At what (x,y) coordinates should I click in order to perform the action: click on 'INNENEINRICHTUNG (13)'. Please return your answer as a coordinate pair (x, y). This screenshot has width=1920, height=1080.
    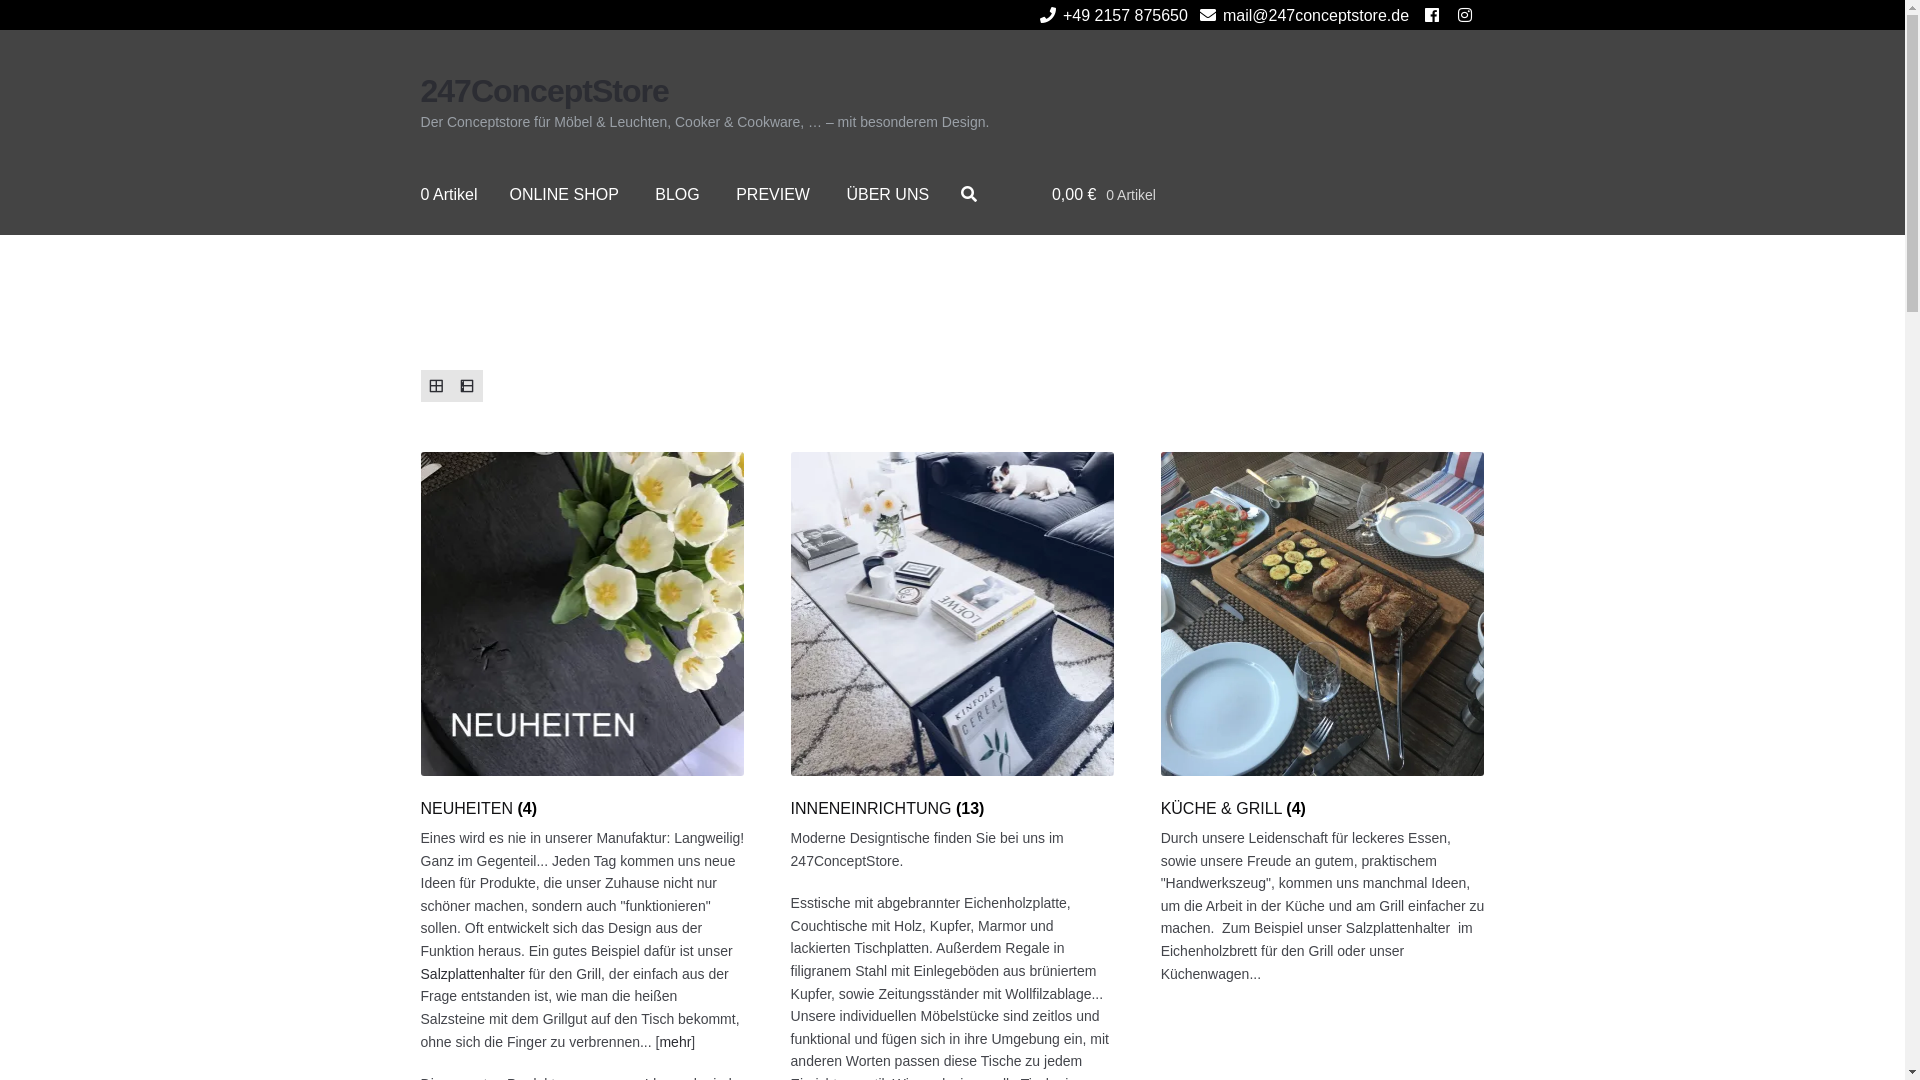
    Looking at the image, I should click on (952, 635).